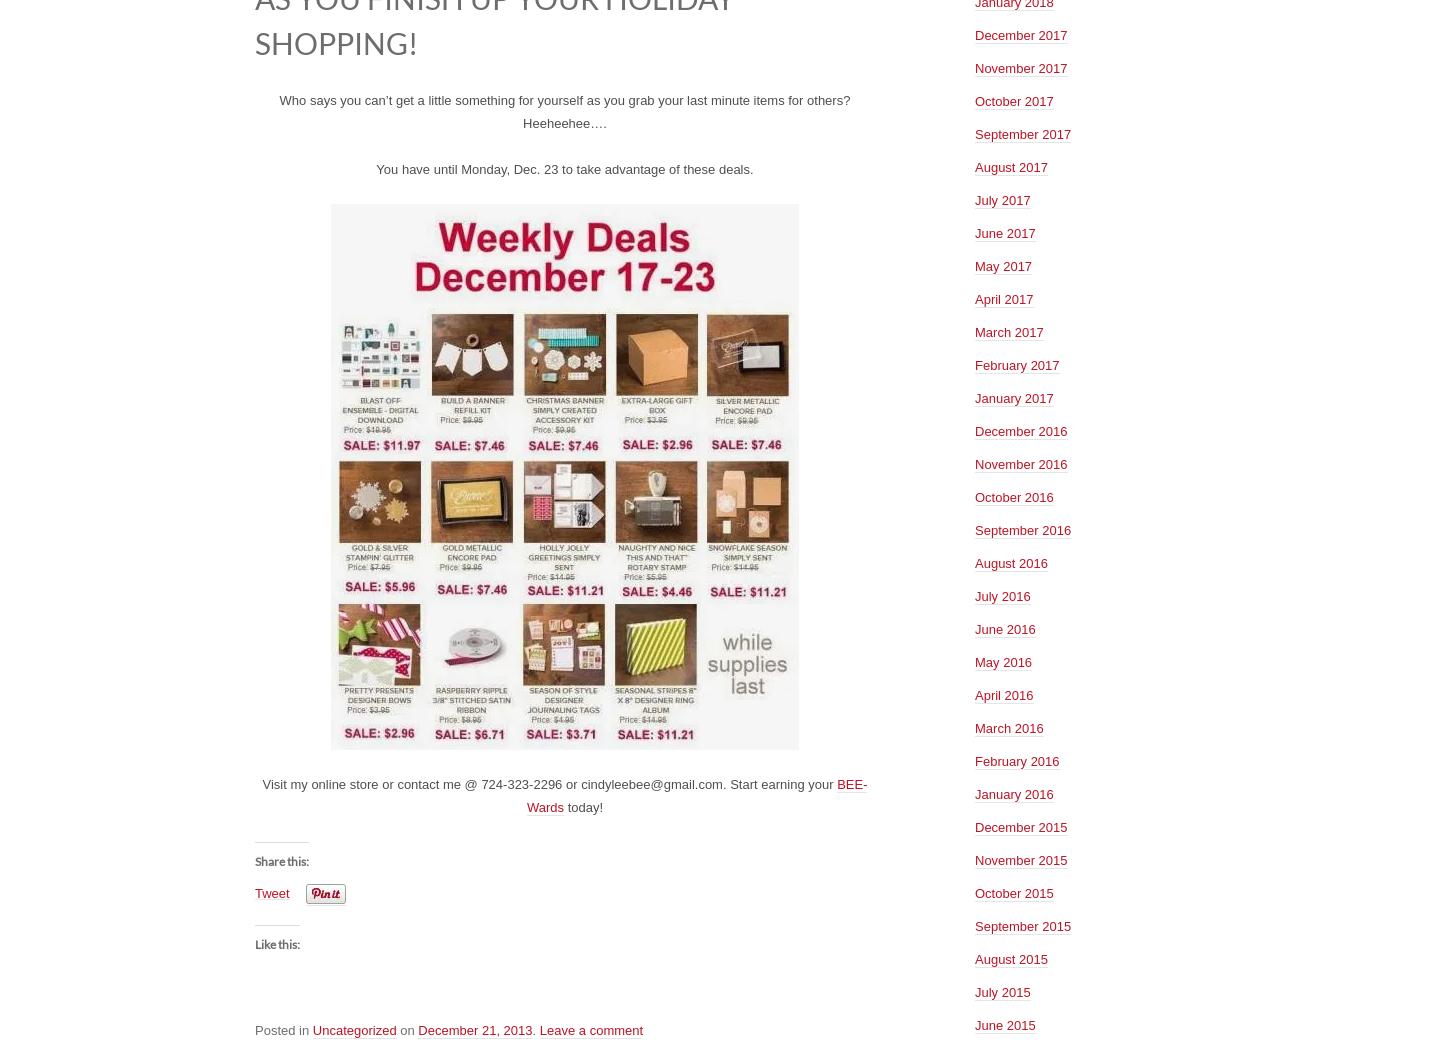 This screenshot has width=1450, height=1054. What do you see at coordinates (695, 794) in the screenshot?
I see `'BEE-Wards'` at bounding box center [695, 794].